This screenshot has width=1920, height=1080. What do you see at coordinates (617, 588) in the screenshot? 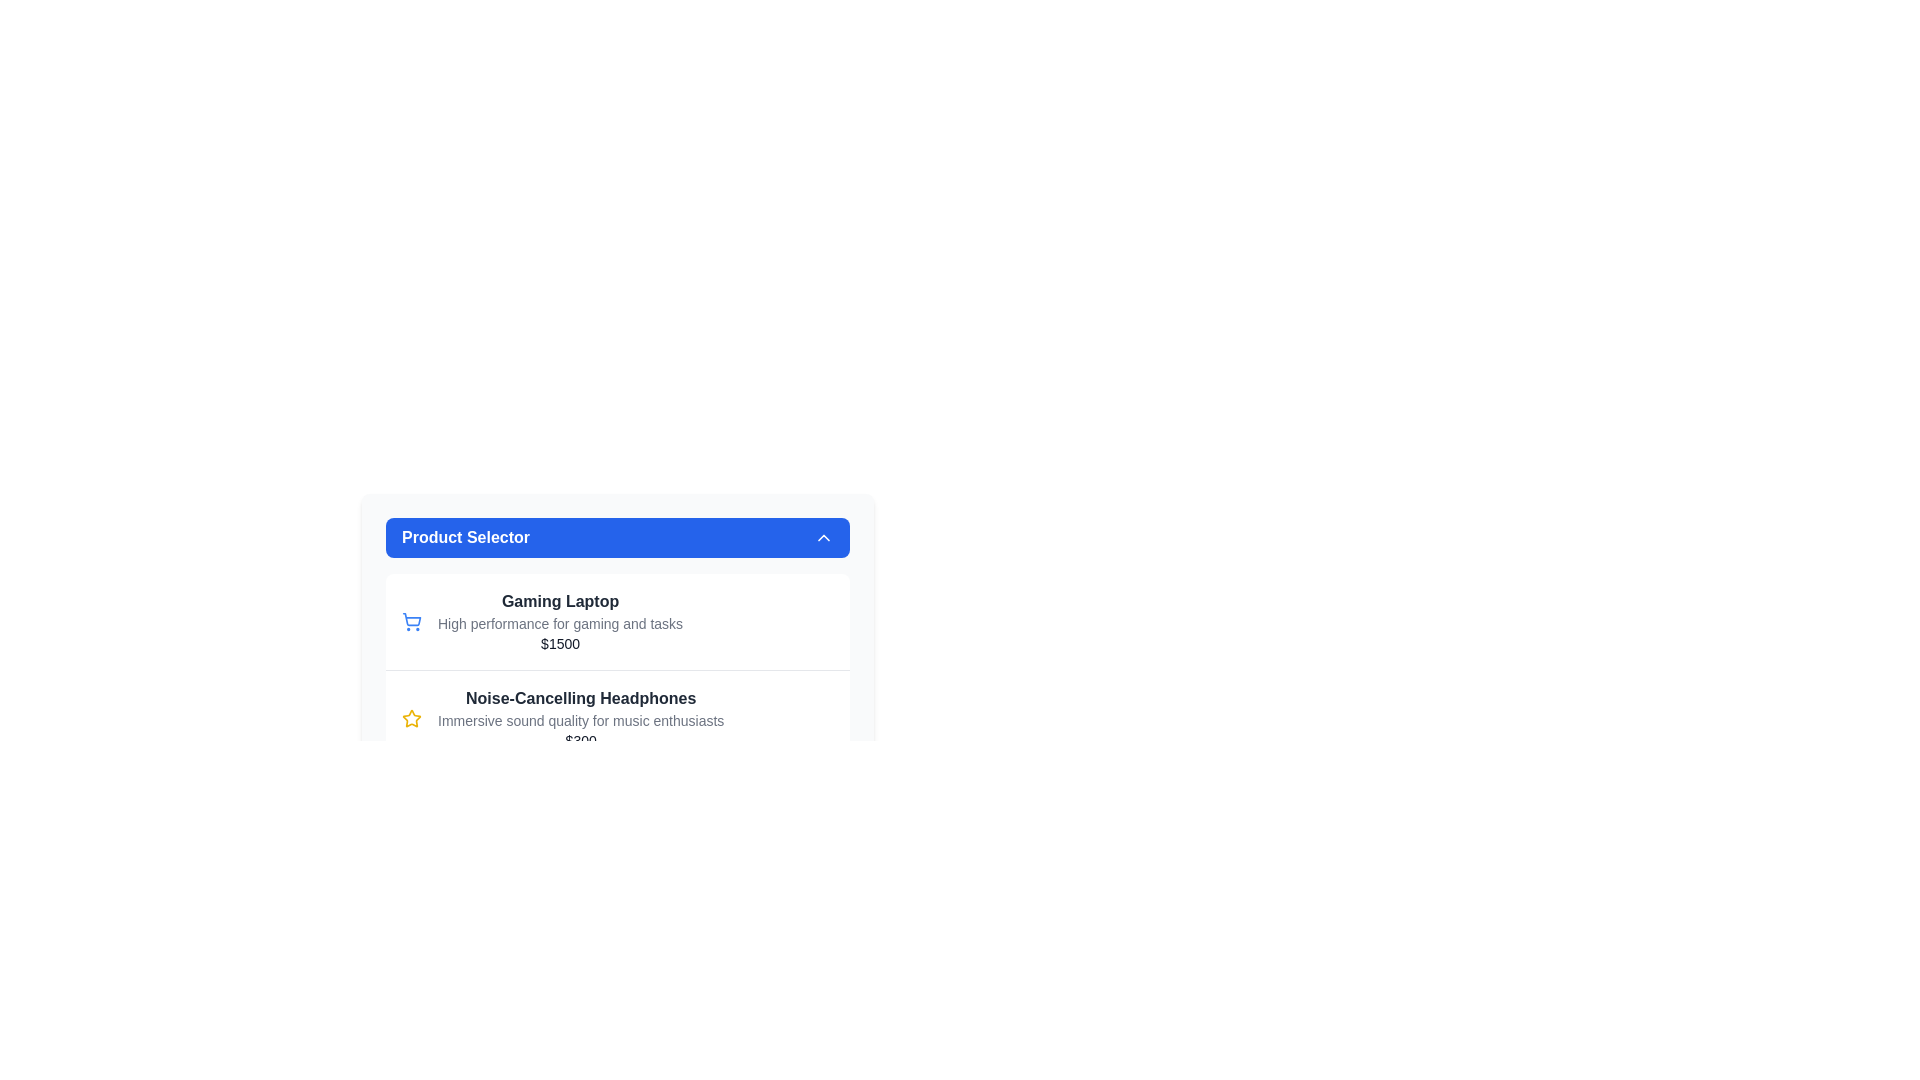
I see `the first product option in the selector interface` at bounding box center [617, 588].